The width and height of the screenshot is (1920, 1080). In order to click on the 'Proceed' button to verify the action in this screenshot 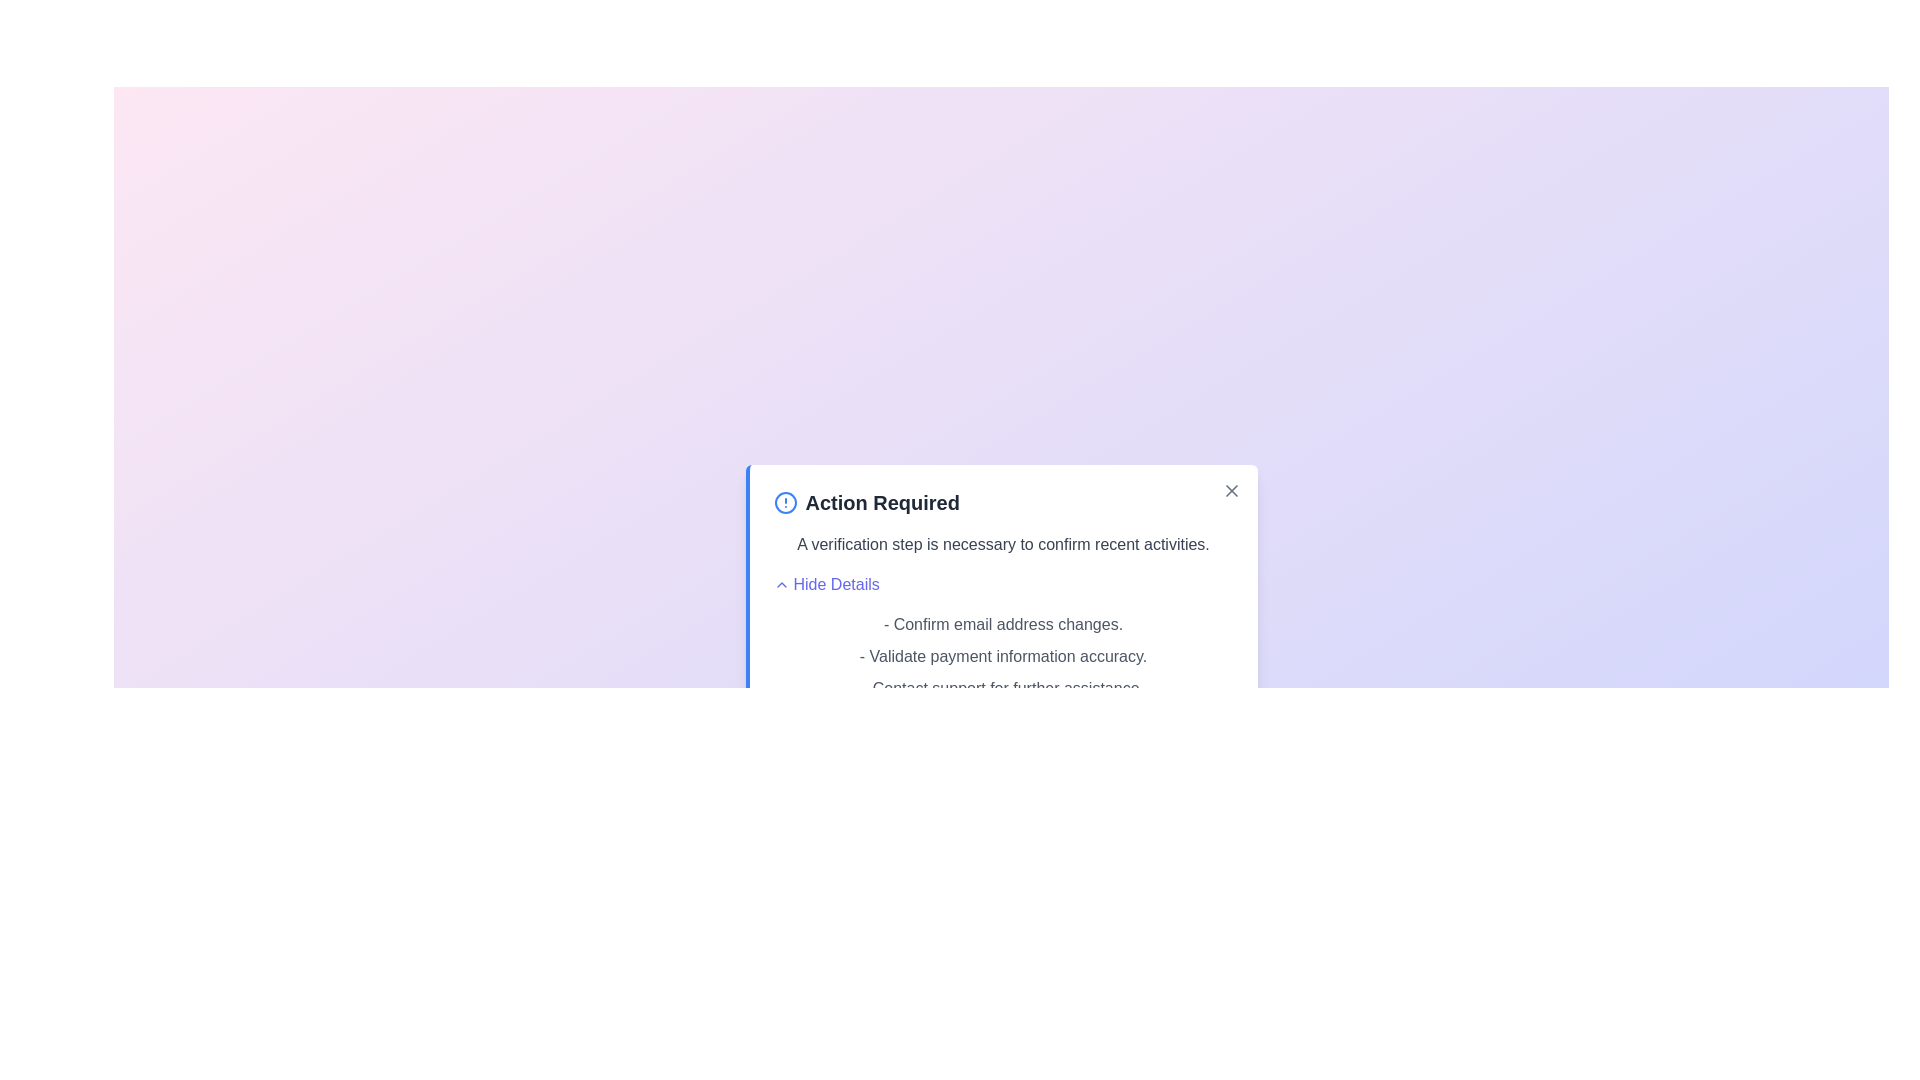, I will do `click(1003, 744)`.